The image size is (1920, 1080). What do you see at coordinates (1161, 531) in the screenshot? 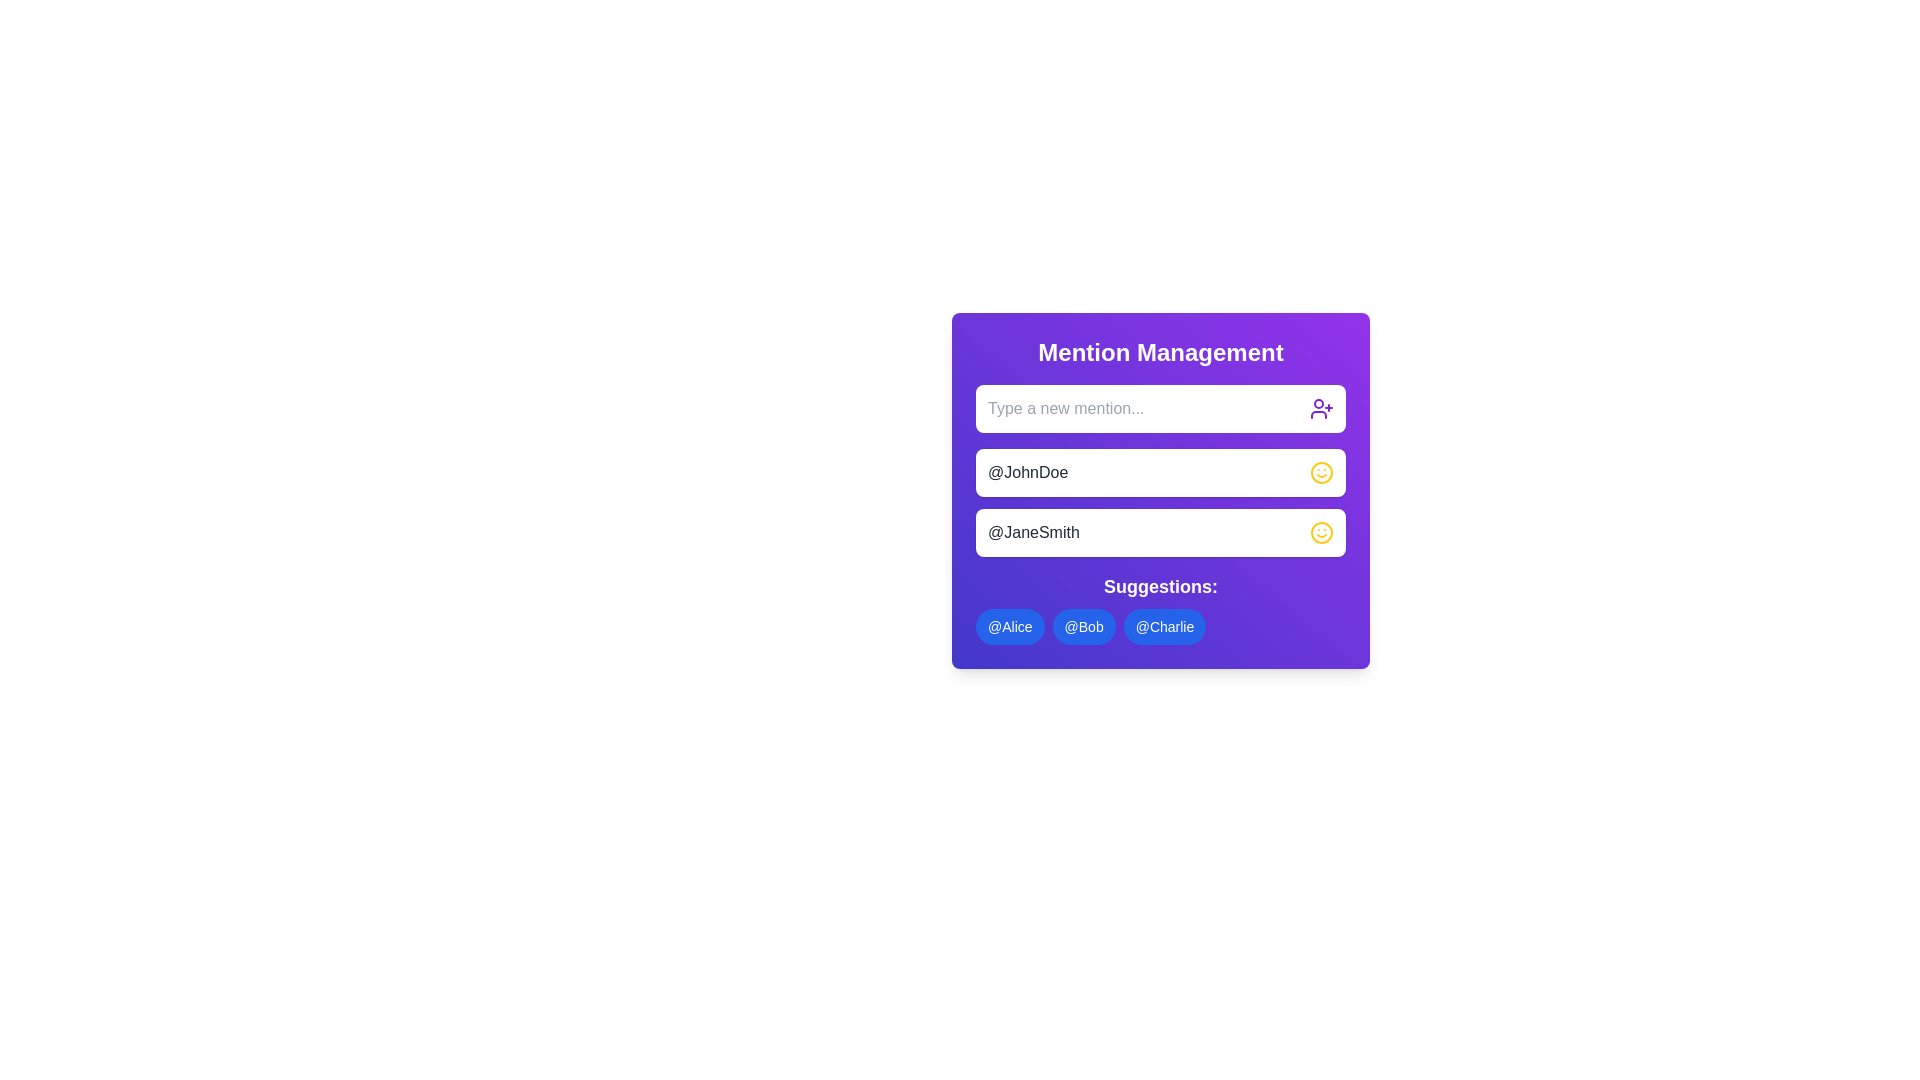
I see `the interactive list item with the text '@JaneSmith' and a yellow smiley-face icon` at bounding box center [1161, 531].